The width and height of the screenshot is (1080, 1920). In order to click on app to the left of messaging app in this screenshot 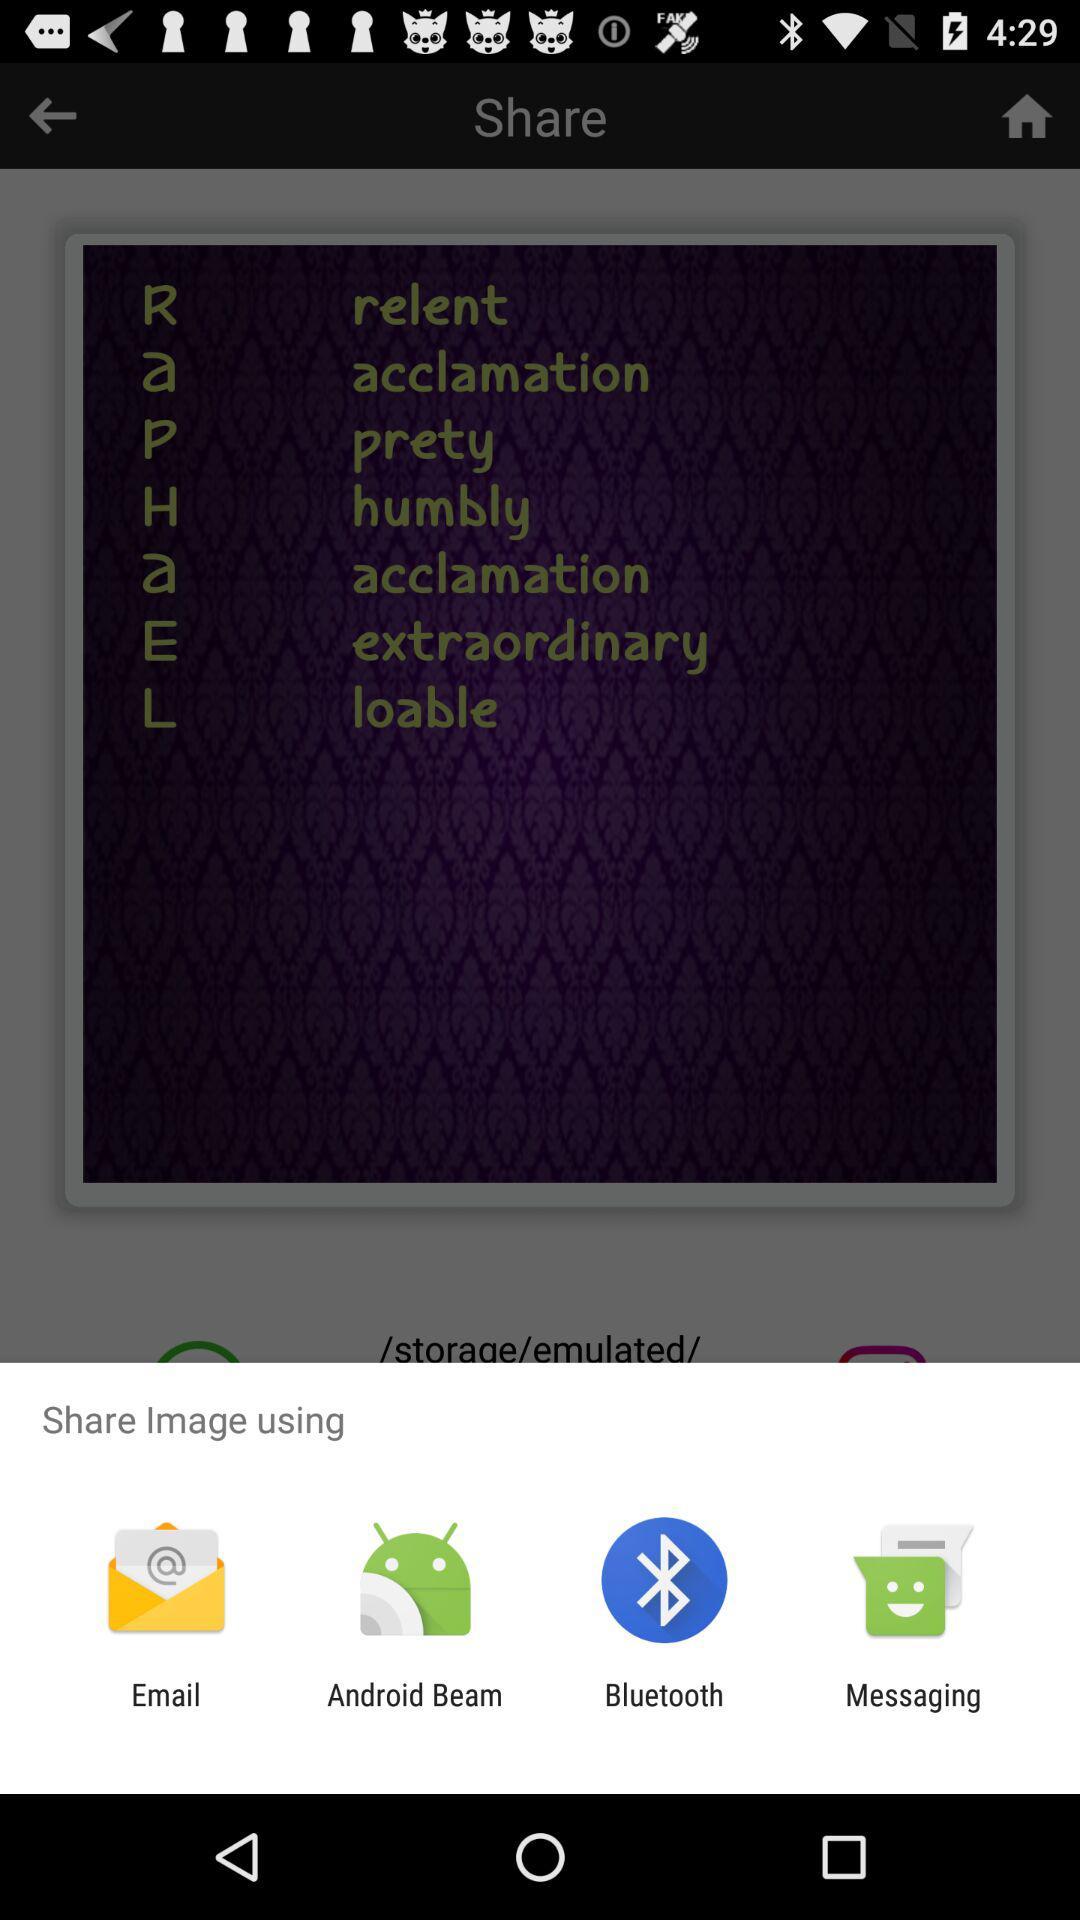, I will do `click(664, 1711)`.